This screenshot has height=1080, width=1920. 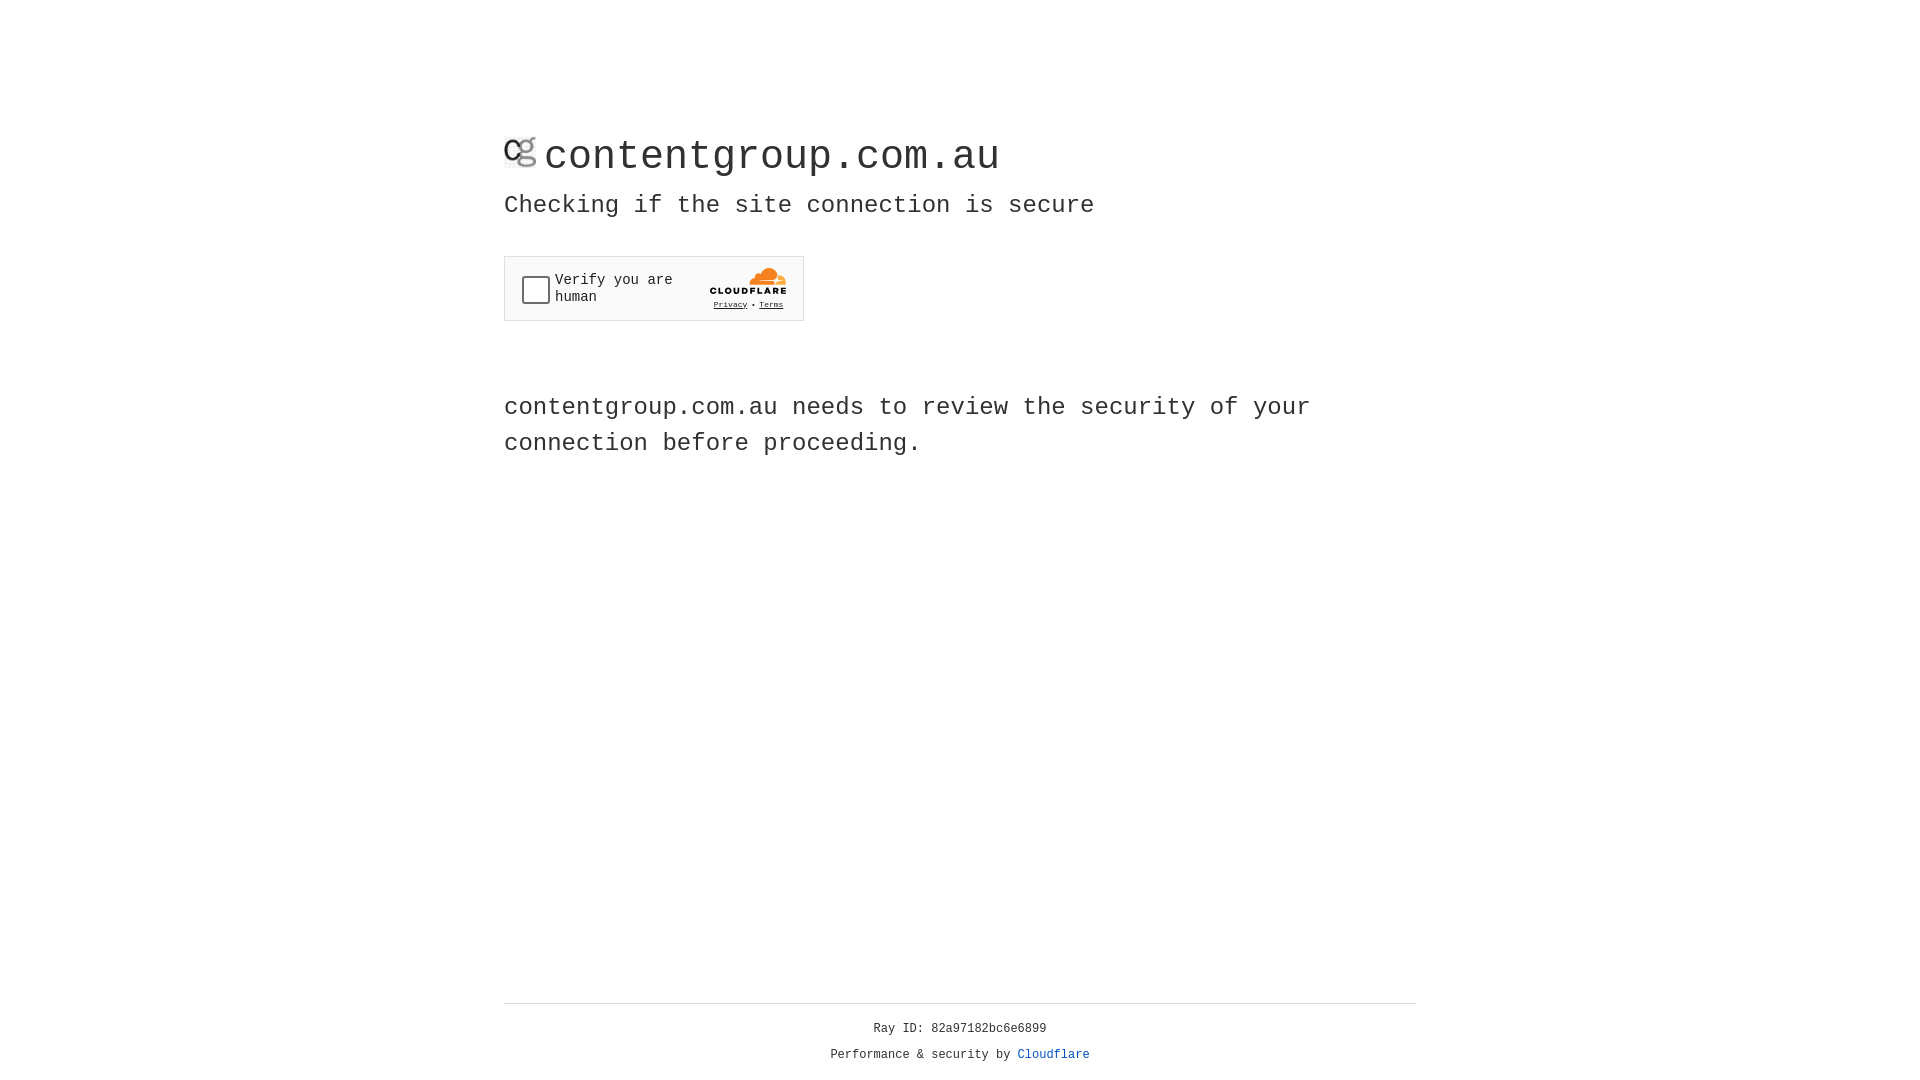 I want to click on 'Widget containing a Cloudflare security challenge', so click(x=653, y=288).